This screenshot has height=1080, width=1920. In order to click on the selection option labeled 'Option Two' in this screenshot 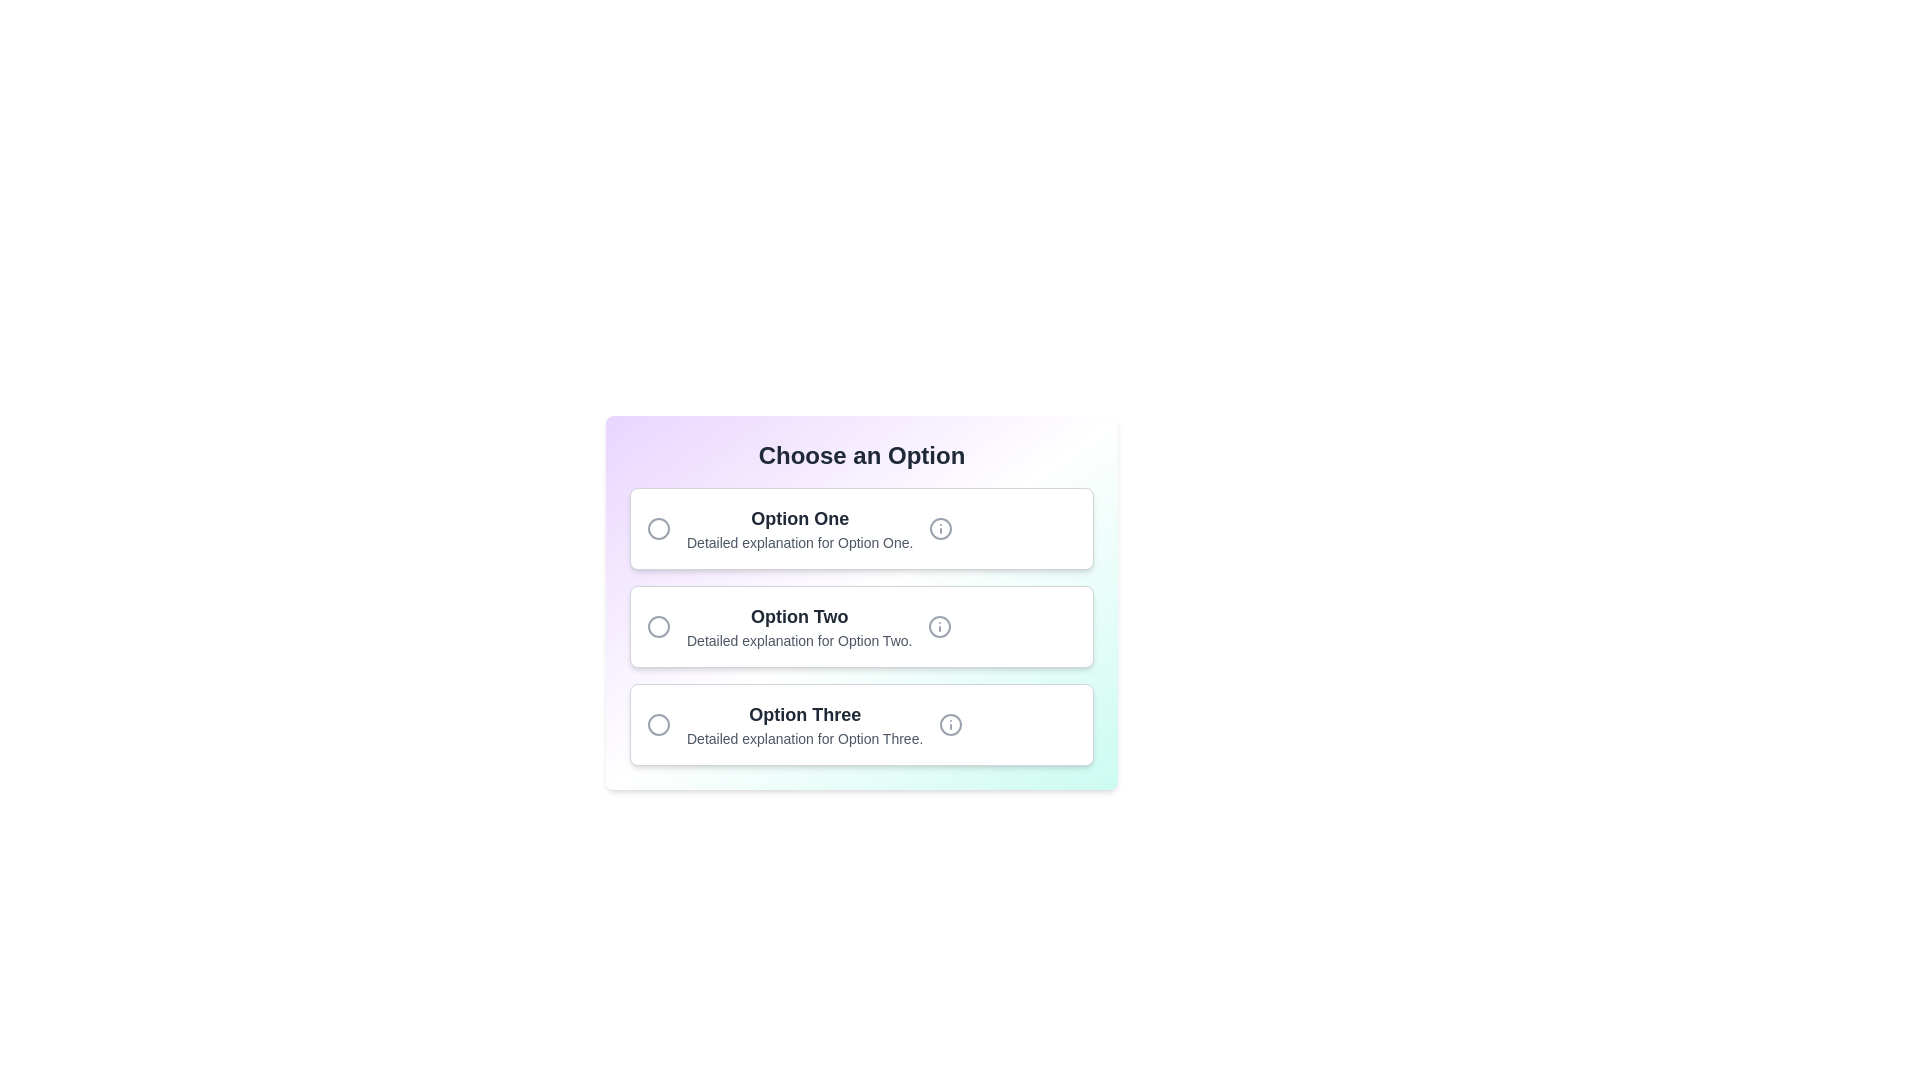, I will do `click(862, 626)`.